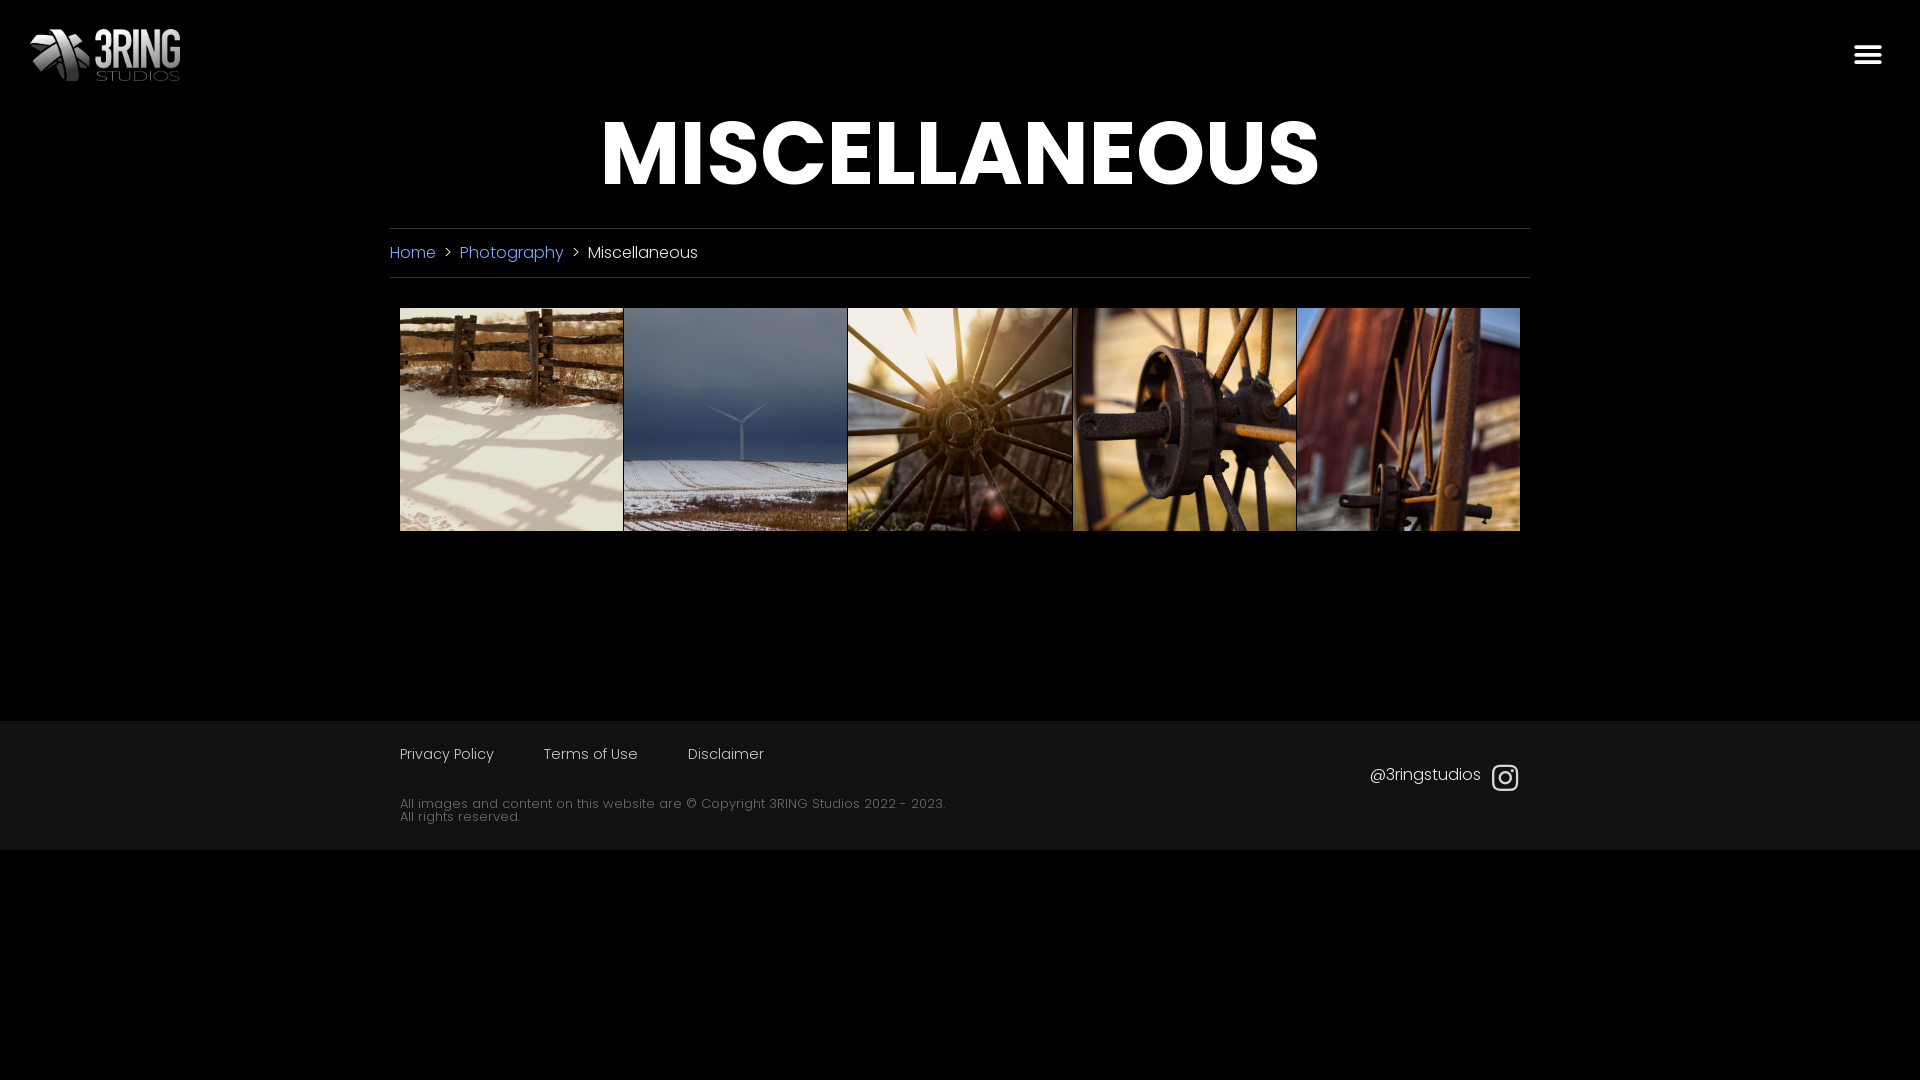 The width and height of the screenshot is (1920, 1080). What do you see at coordinates (589, 753) in the screenshot?
I see `'Terms of Use'` at bounding box center [589, 753].